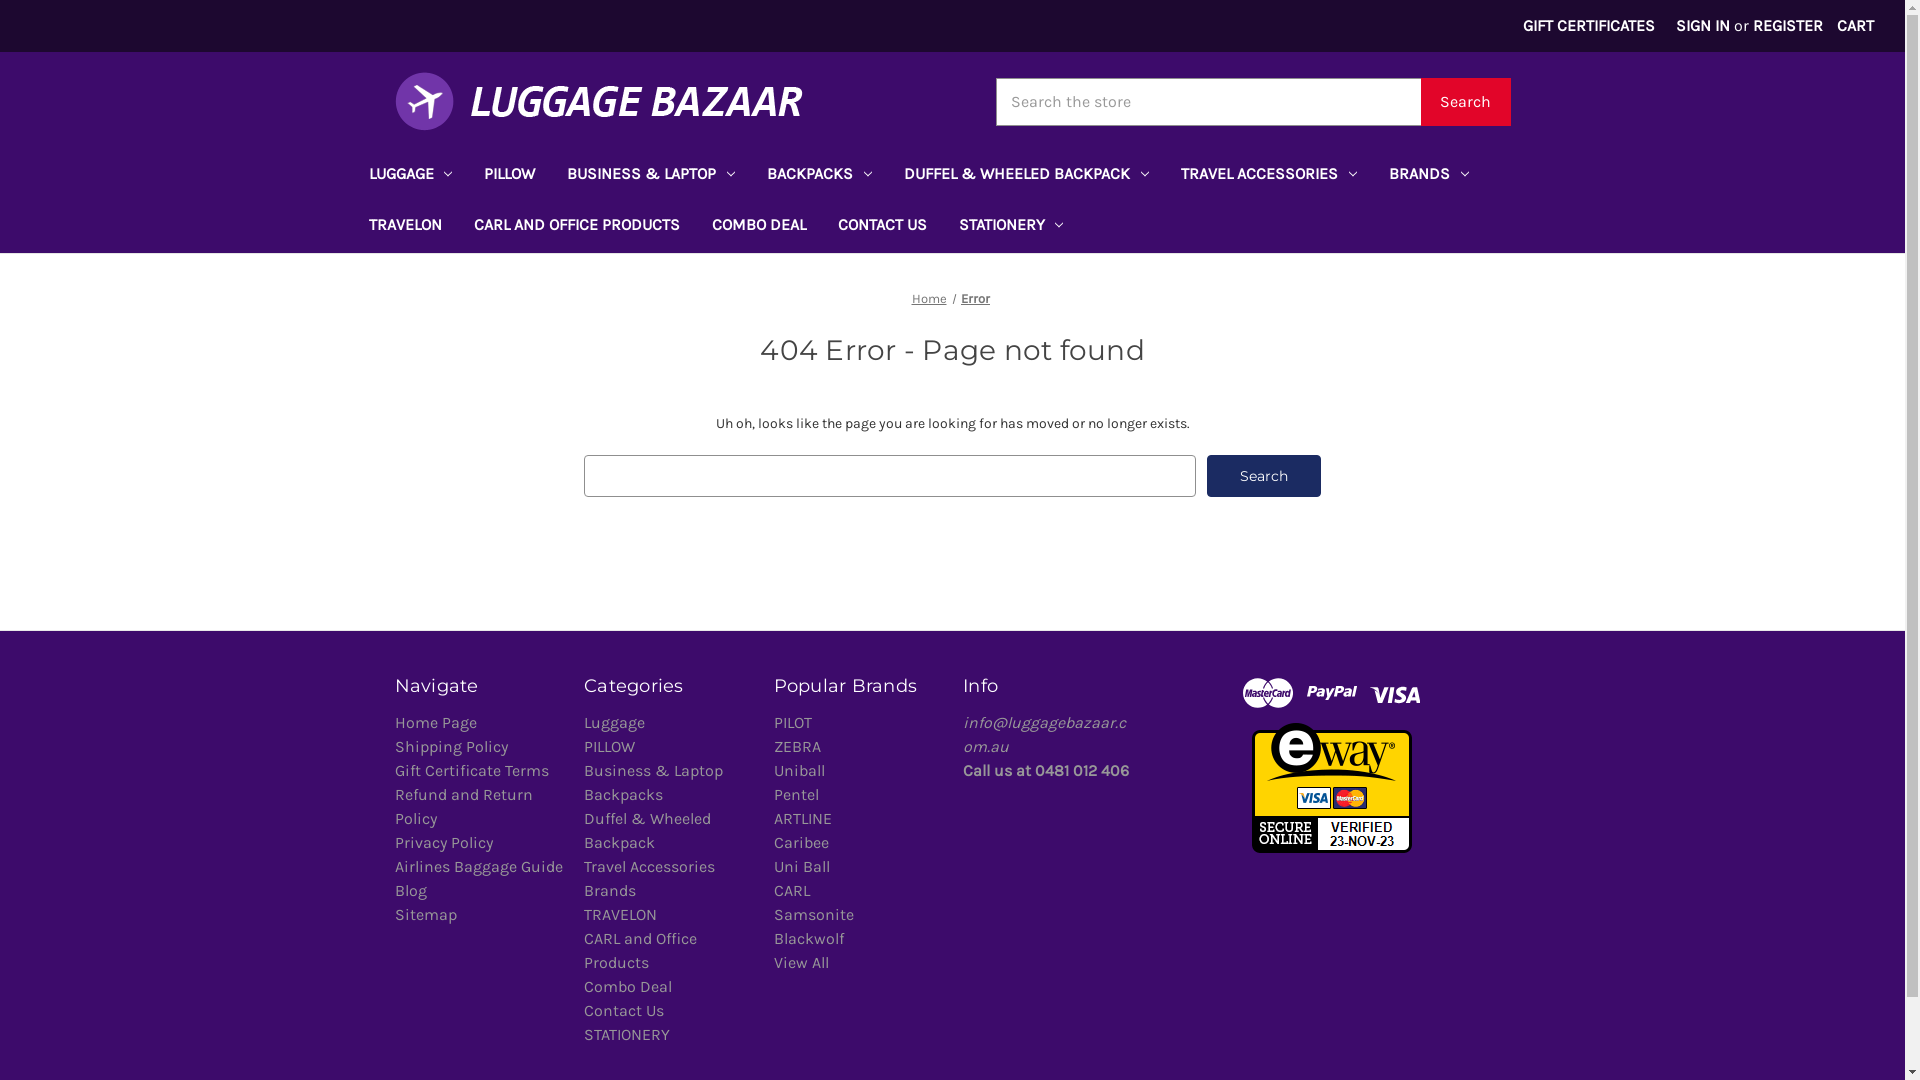 The height and width of the screenshot is (1080, 1920). Describe the element at coordinates (627, 985) in the screenshot. I see `'Combo Deal'` at that location.